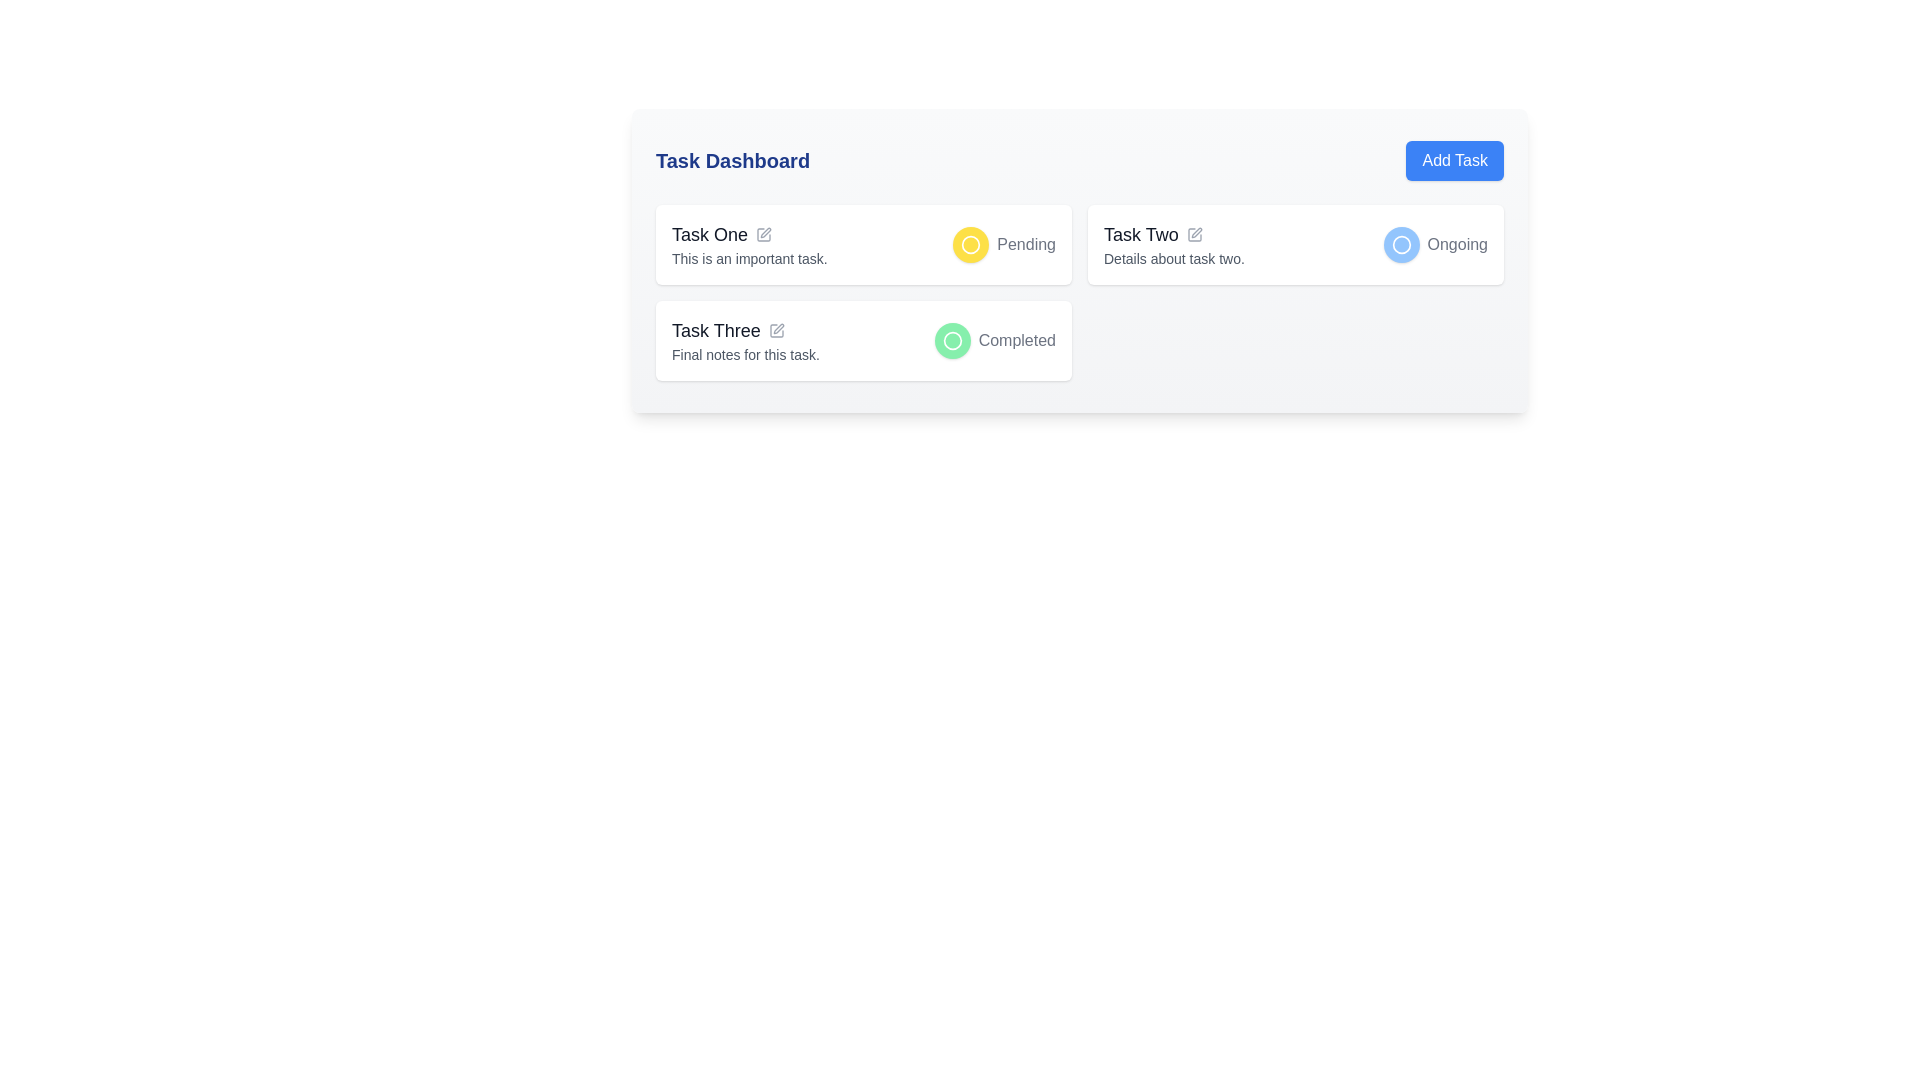 Image resolution: width=1920 pixels, height=1080 pixels. Describe the element at coordinates (1400, 244) in the screenshot. I see `the small circular icon with a fine white border, located within a slightly larger blue circular background, which is placed just to the left of the label 'Ongoing' in the 'Task Two' row` at that location.